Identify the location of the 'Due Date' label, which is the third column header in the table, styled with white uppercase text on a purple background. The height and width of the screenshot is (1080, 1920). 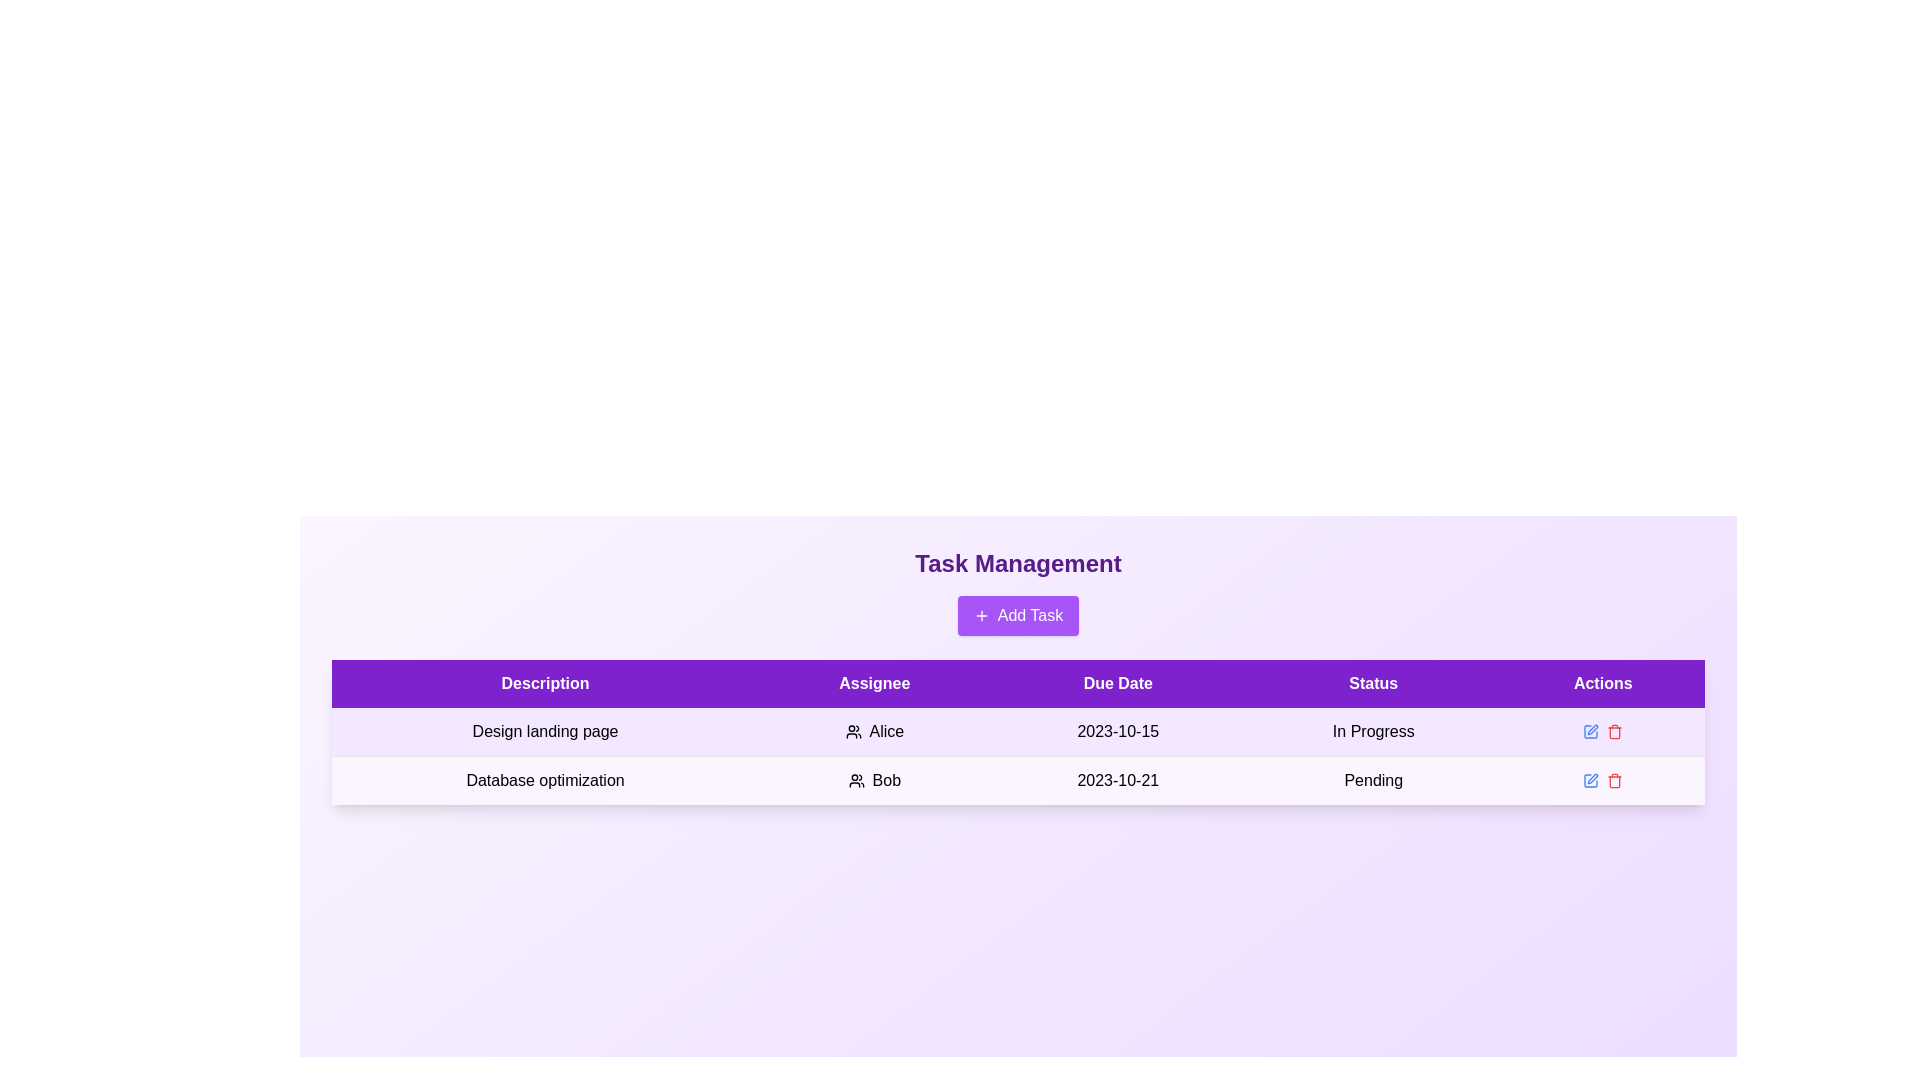
(1117, 682).